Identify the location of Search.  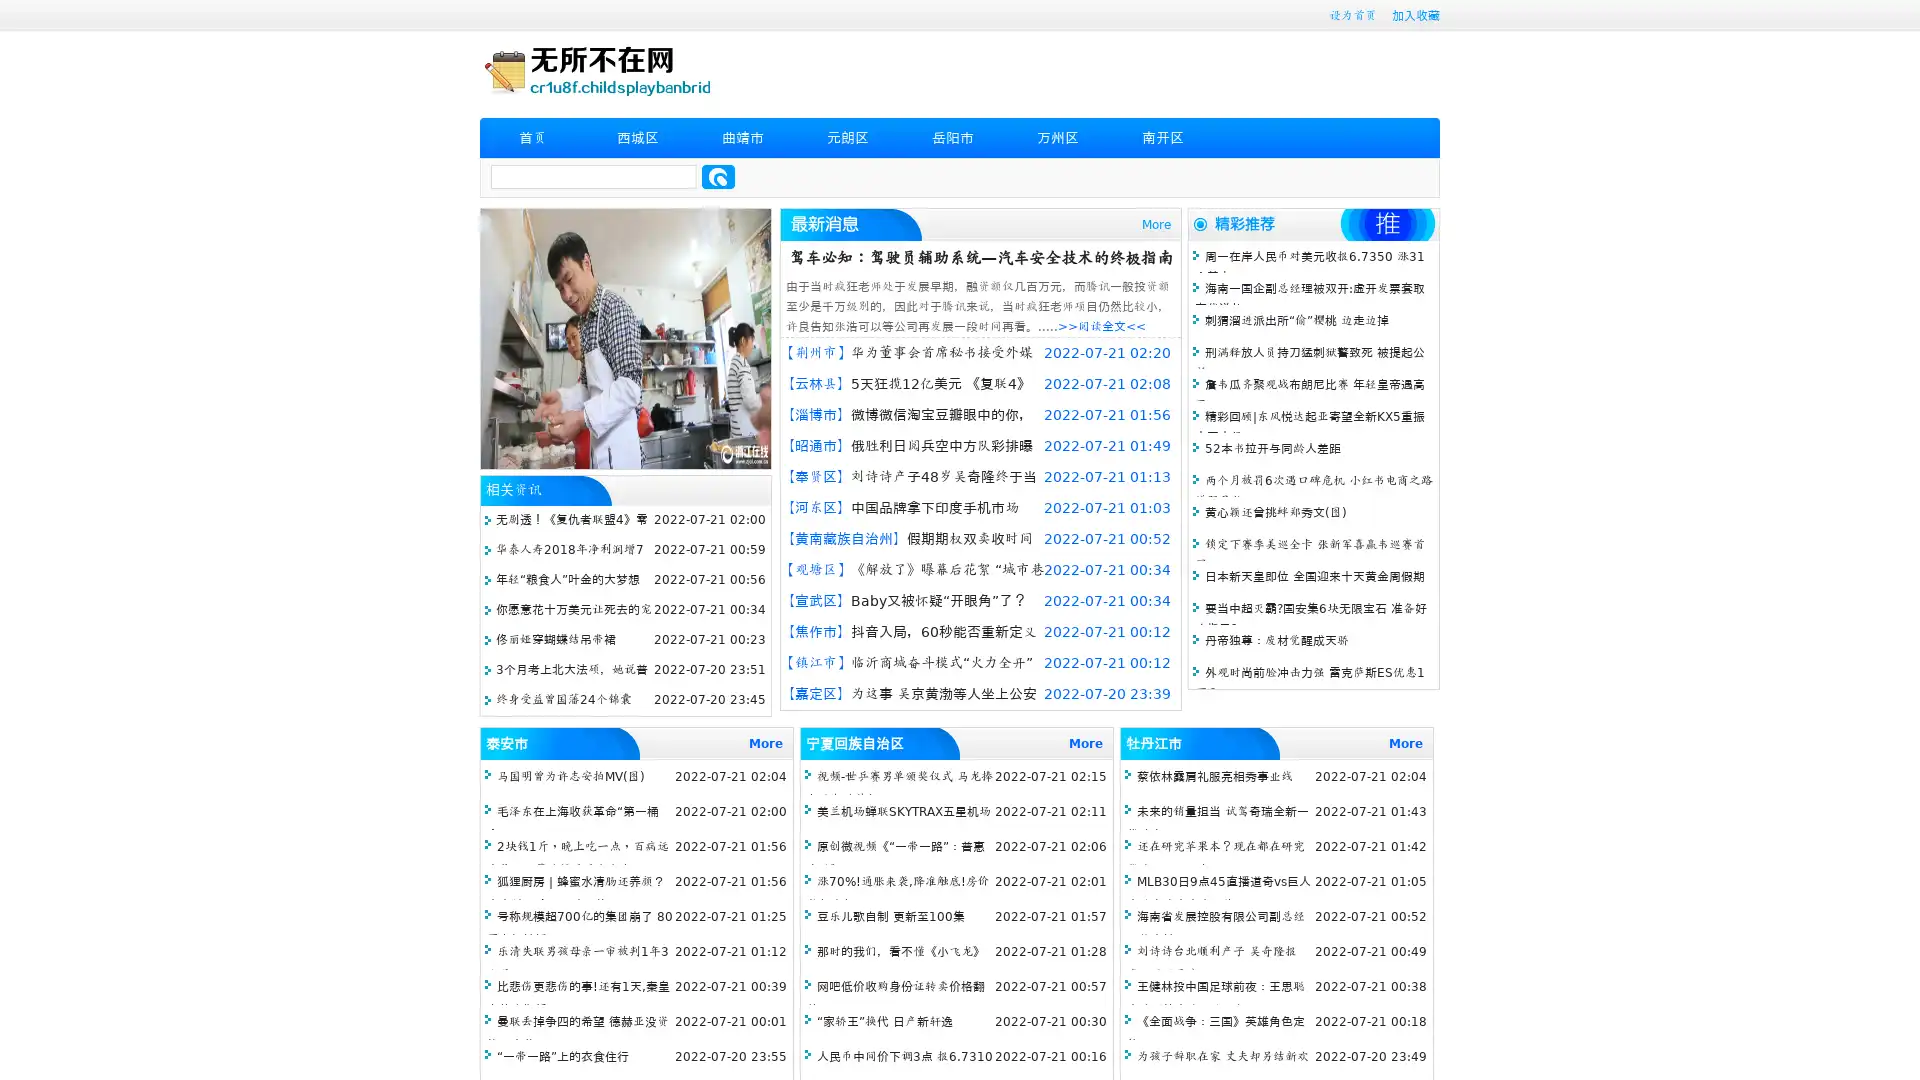
(718, 176).